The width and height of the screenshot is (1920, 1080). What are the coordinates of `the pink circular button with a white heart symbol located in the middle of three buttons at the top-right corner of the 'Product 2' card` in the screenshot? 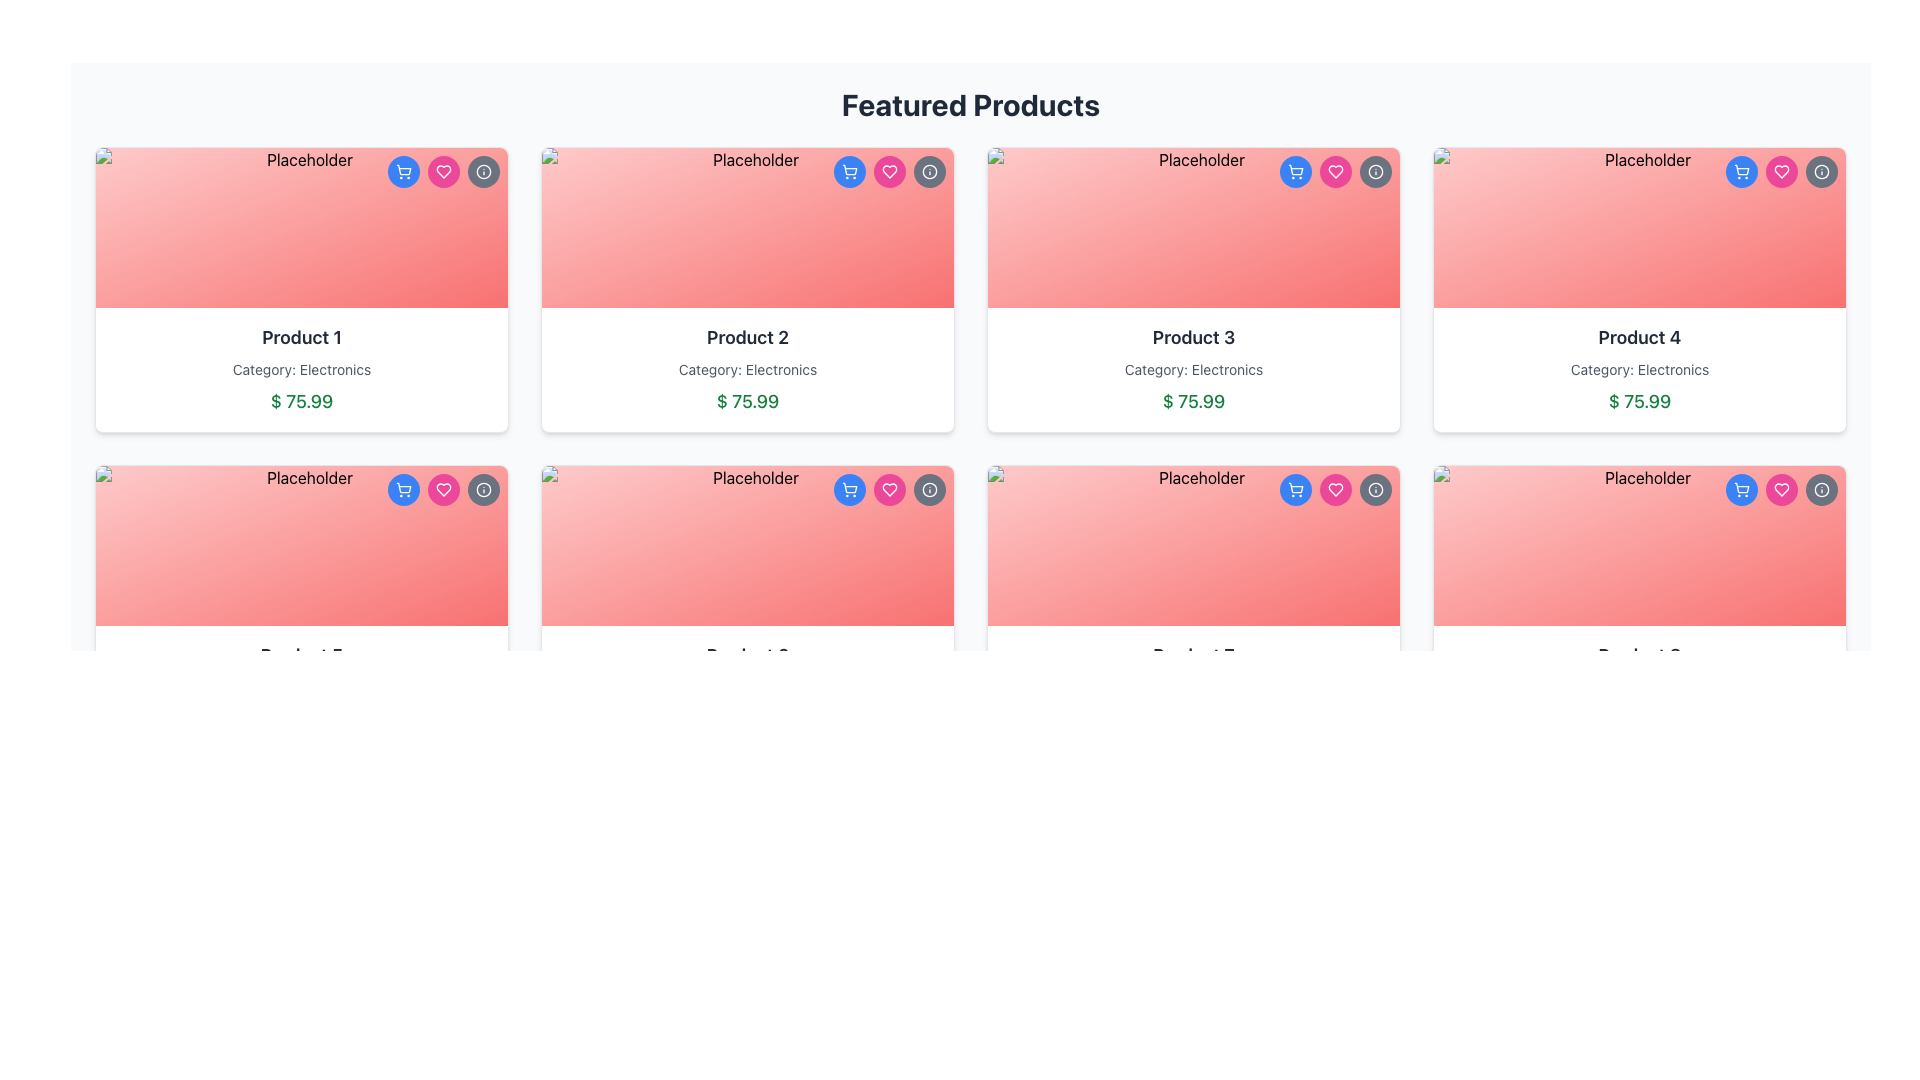 It's located at (888, 171).